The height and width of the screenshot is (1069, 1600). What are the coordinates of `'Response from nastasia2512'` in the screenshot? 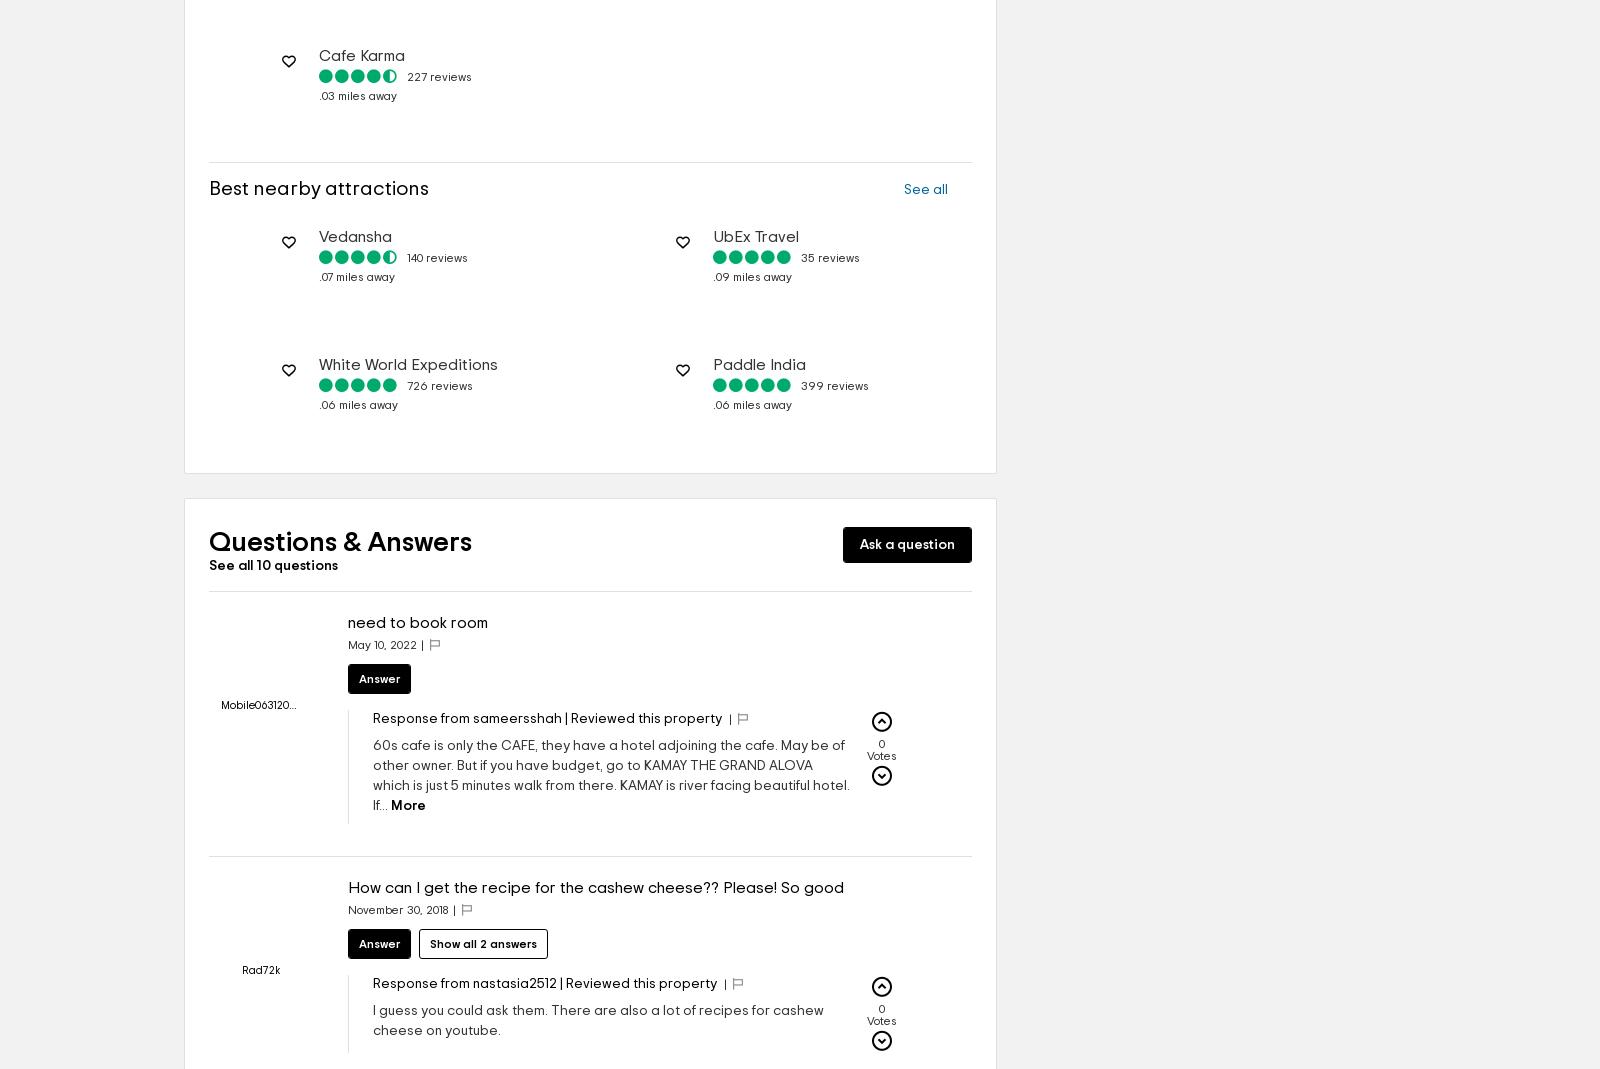 It's located at (463, 984).